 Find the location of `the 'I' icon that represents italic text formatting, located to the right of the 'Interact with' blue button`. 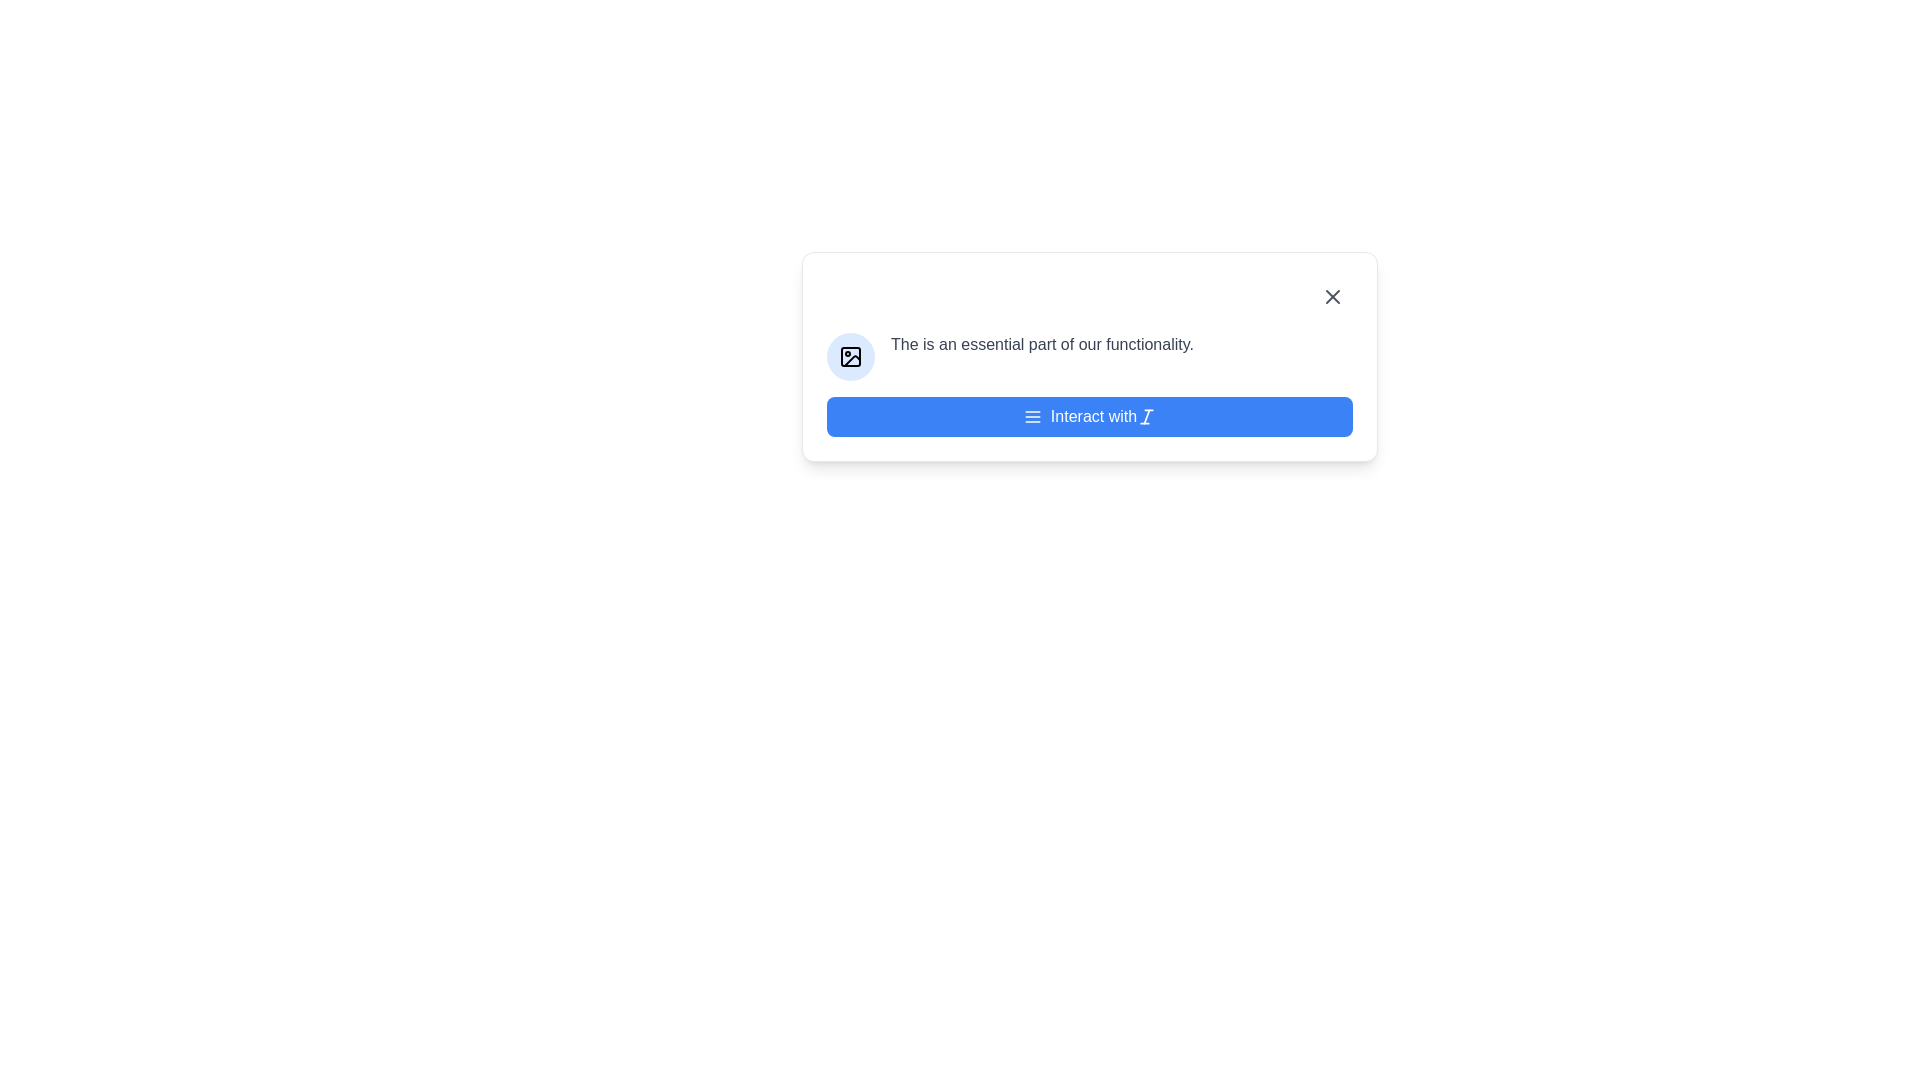

the 'I' icon that represents italic text formatting, located to the right of the 'Interact with' blue button is located at coordinates (1147, 415).